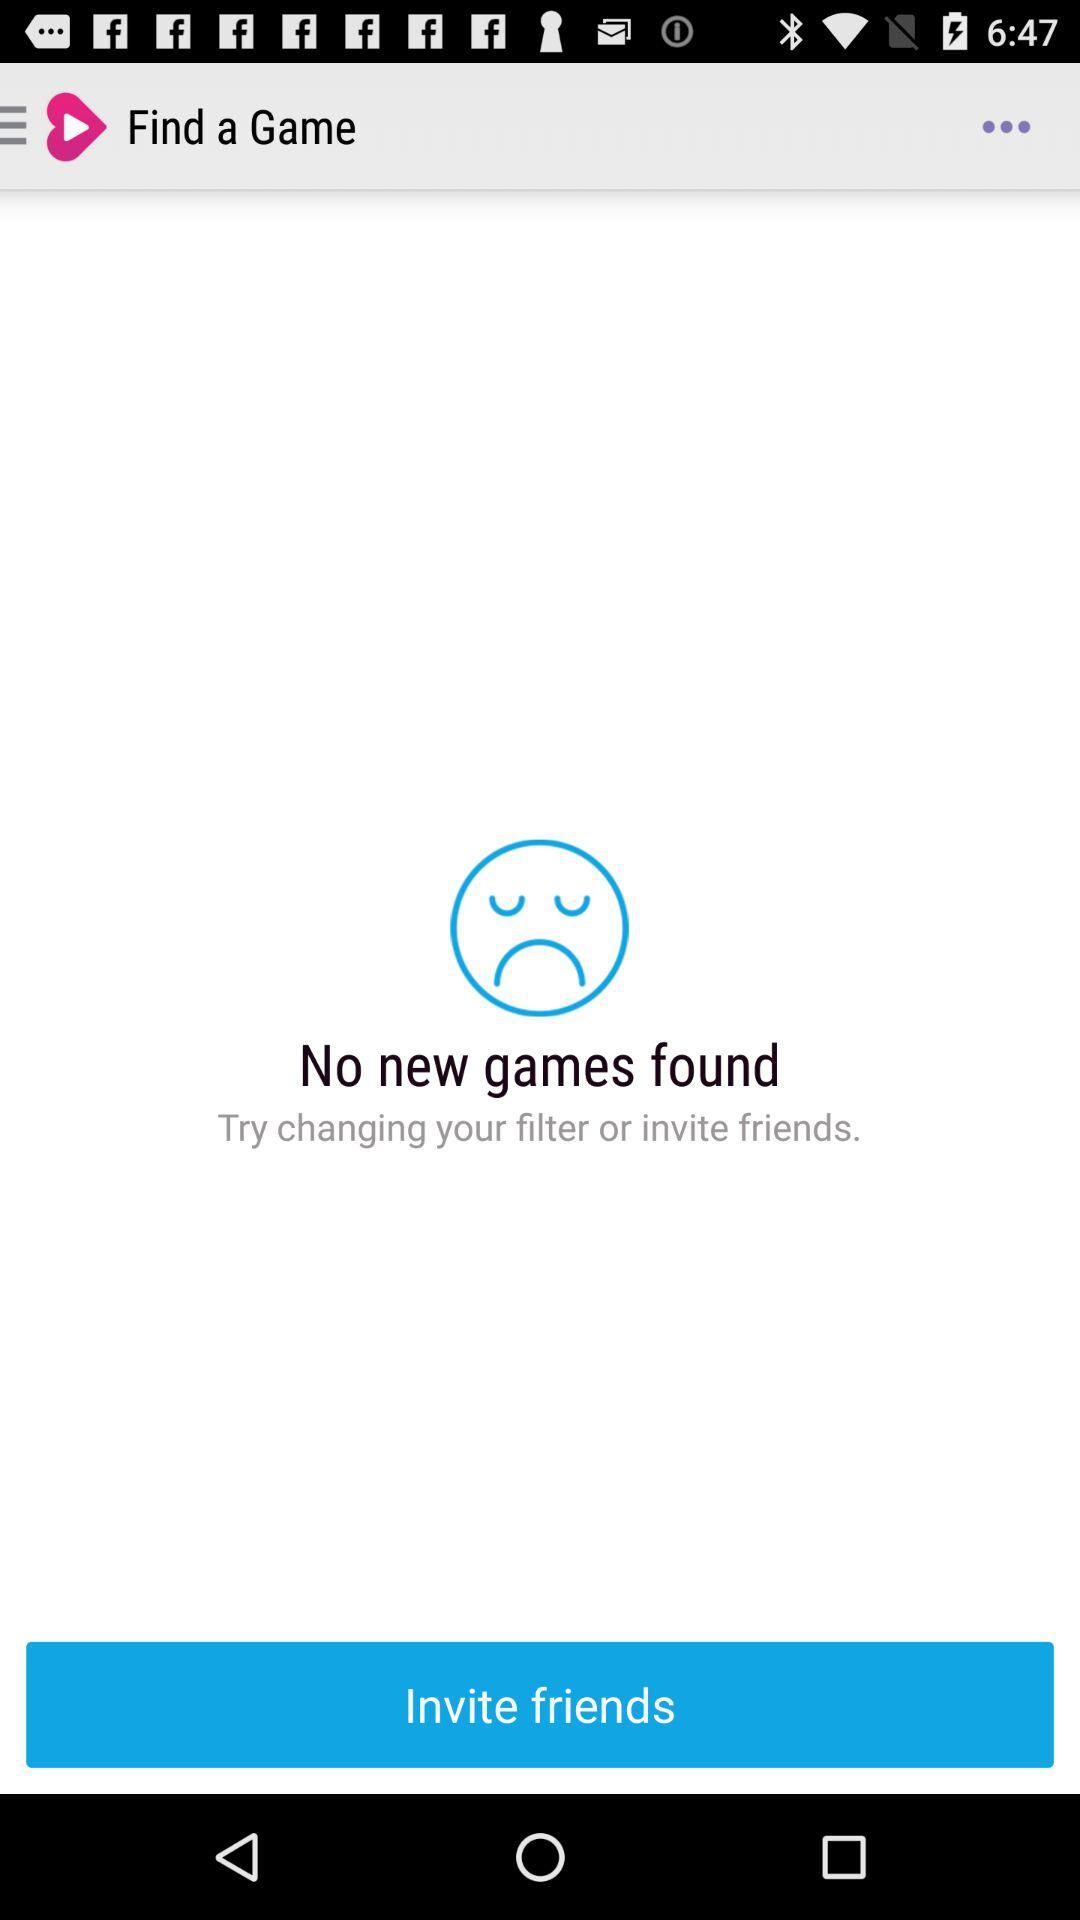  What do you see at coordinates (1006, 124) in the screenshot?
I see `icon to the right of find a game app` at bounding box center [1006, 124].